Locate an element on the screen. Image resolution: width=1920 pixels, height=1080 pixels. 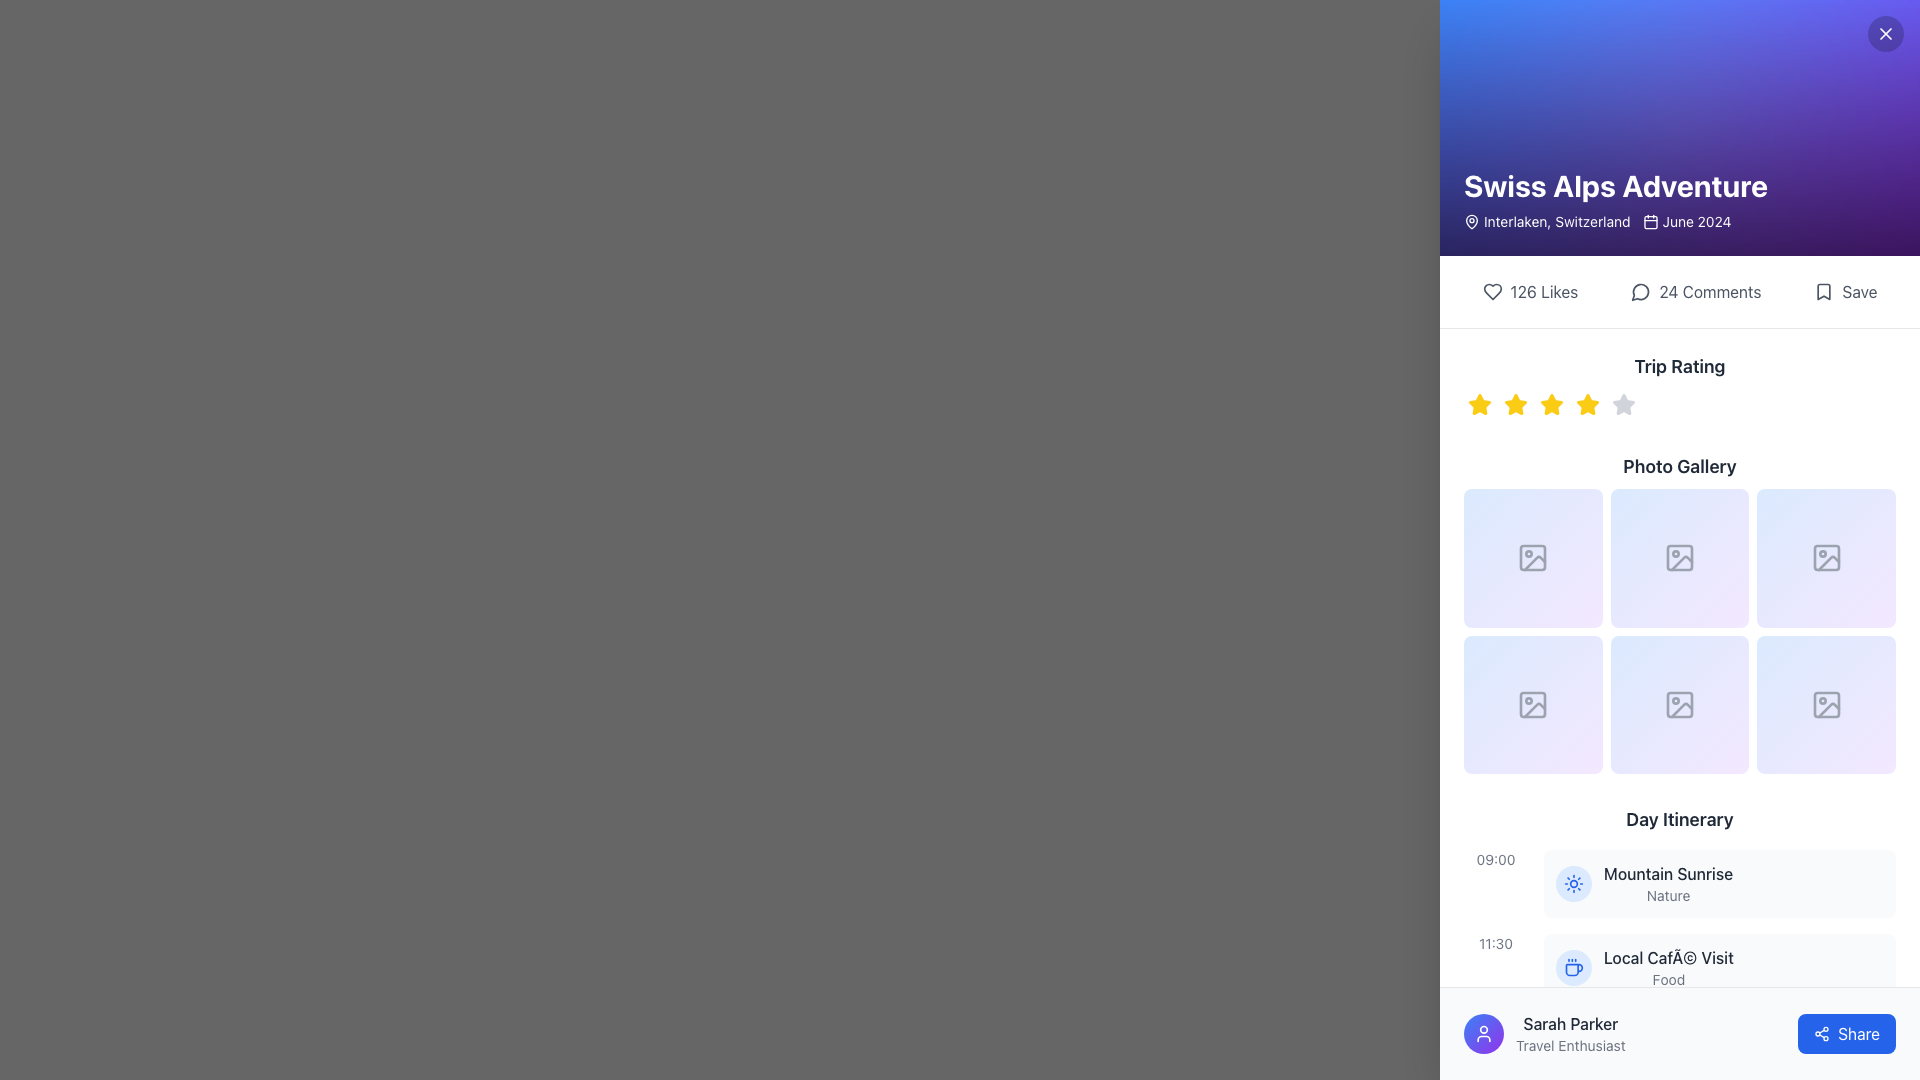
the first star-shaped icon styled in yellow under the 'Trip Rating' label to rate it is located at coordinates (1479, 405).